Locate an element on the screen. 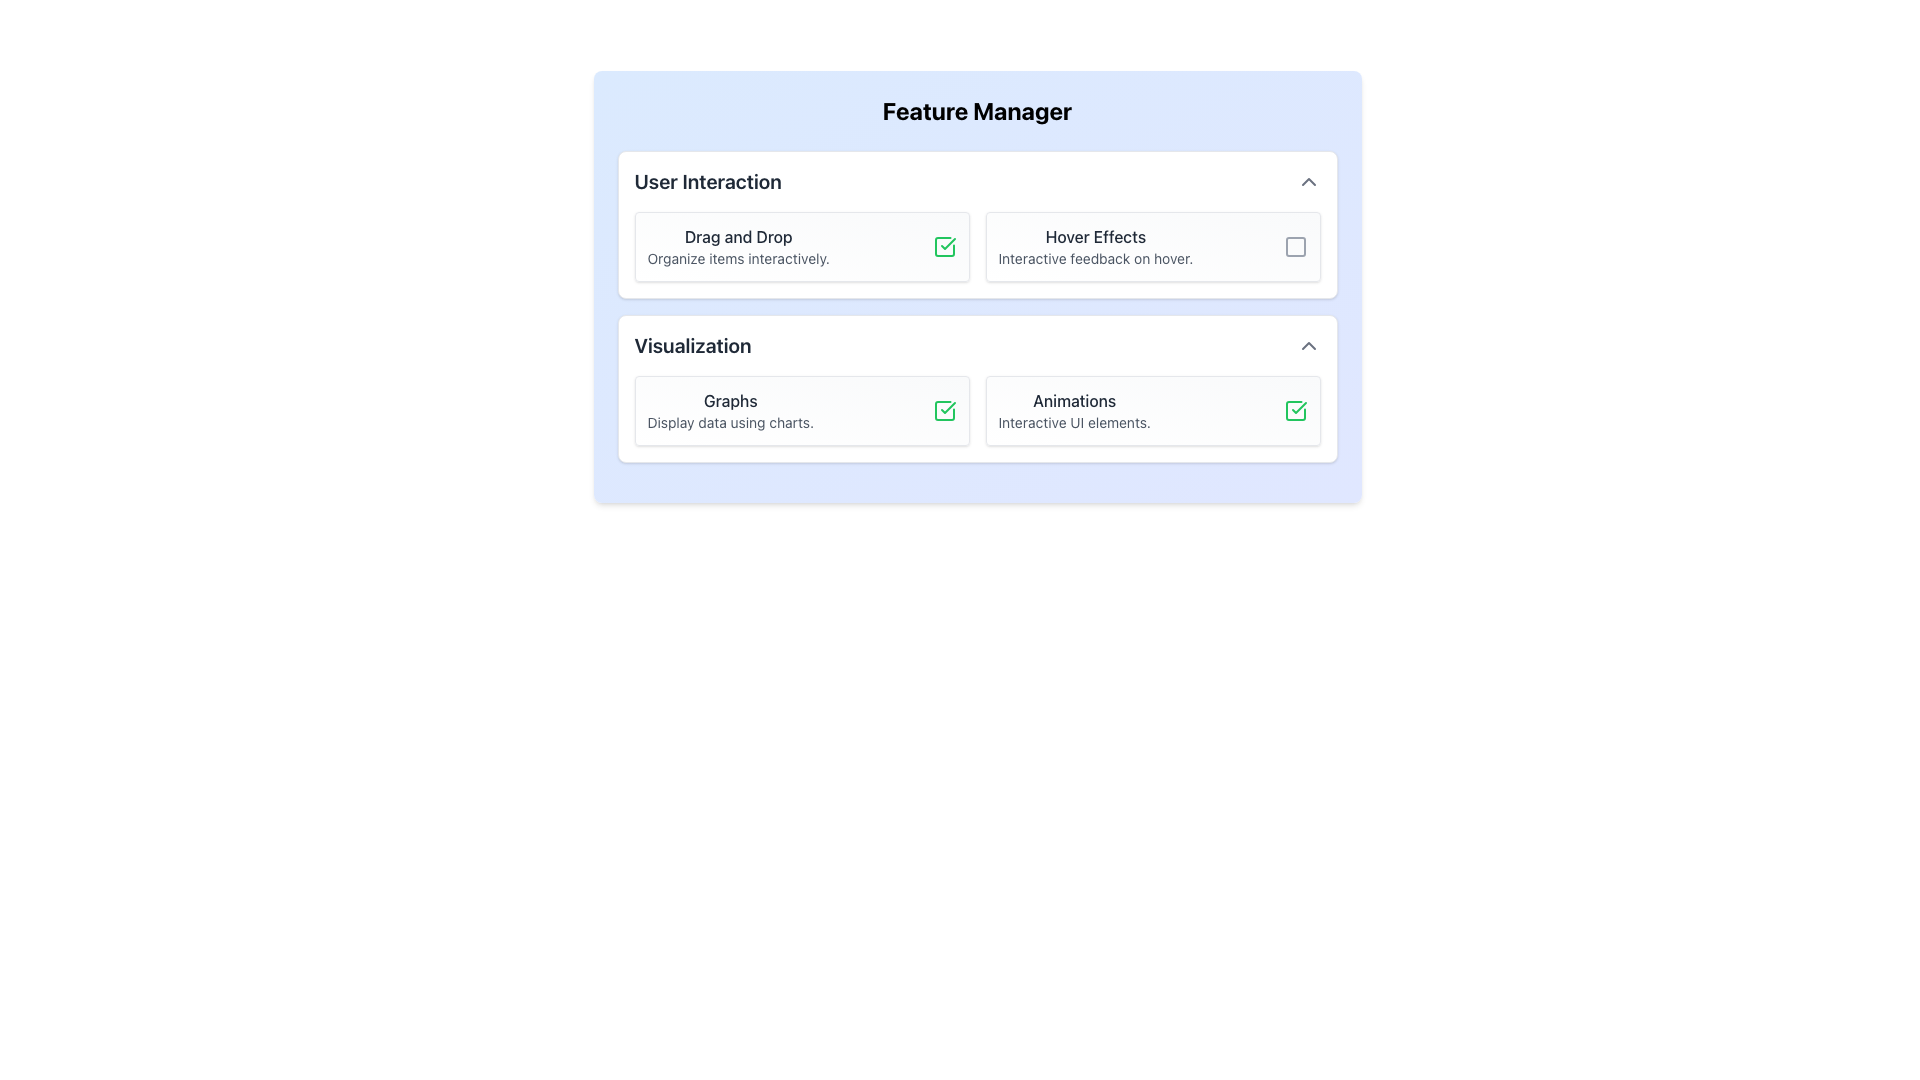 The image size is (1920, 1080). the graphical icon at the right end of the 'Graphs' tile in the 'Visualization' section of the 'Feature Manager' is located at coordinates (943, 410).